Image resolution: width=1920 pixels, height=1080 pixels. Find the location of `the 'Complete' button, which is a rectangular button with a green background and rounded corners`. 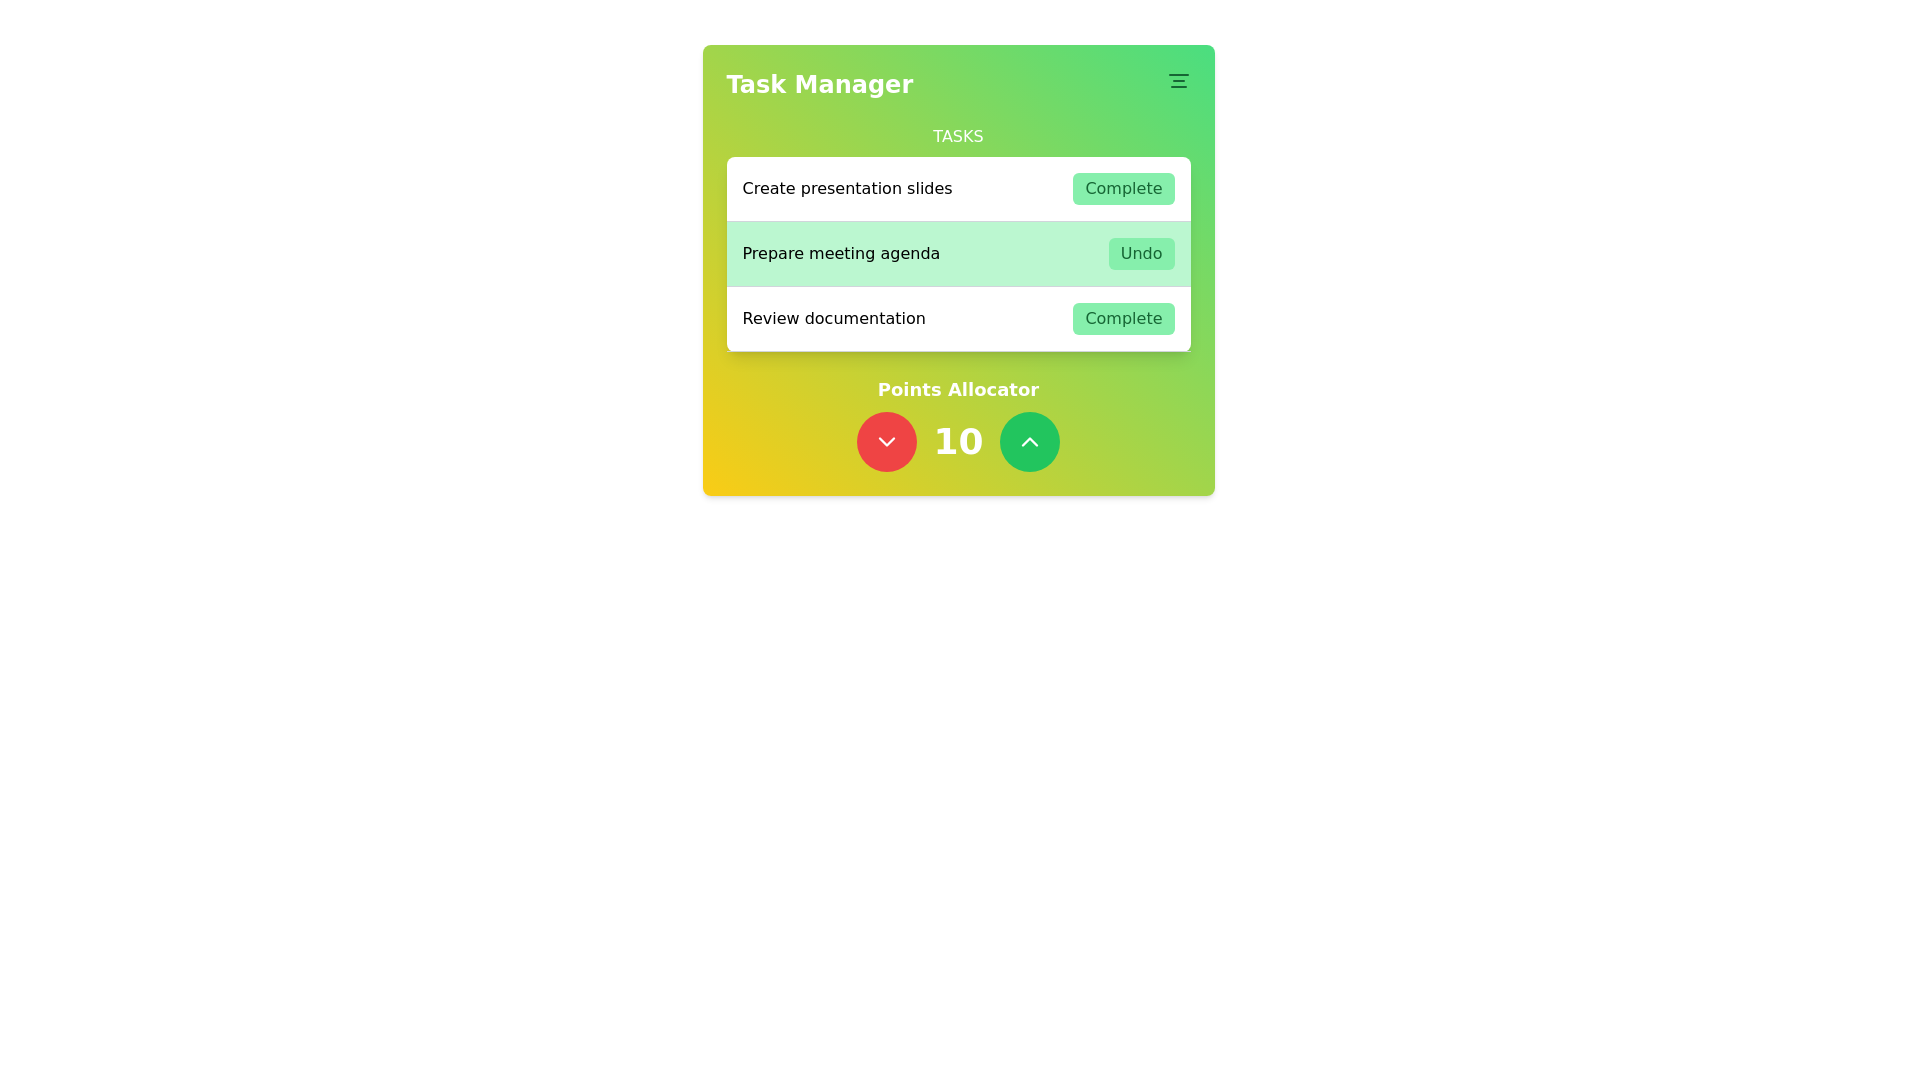

the 'Complete' button, which is a rectangular button with a green background and rounded corners is located at coordinates (1123, 318).